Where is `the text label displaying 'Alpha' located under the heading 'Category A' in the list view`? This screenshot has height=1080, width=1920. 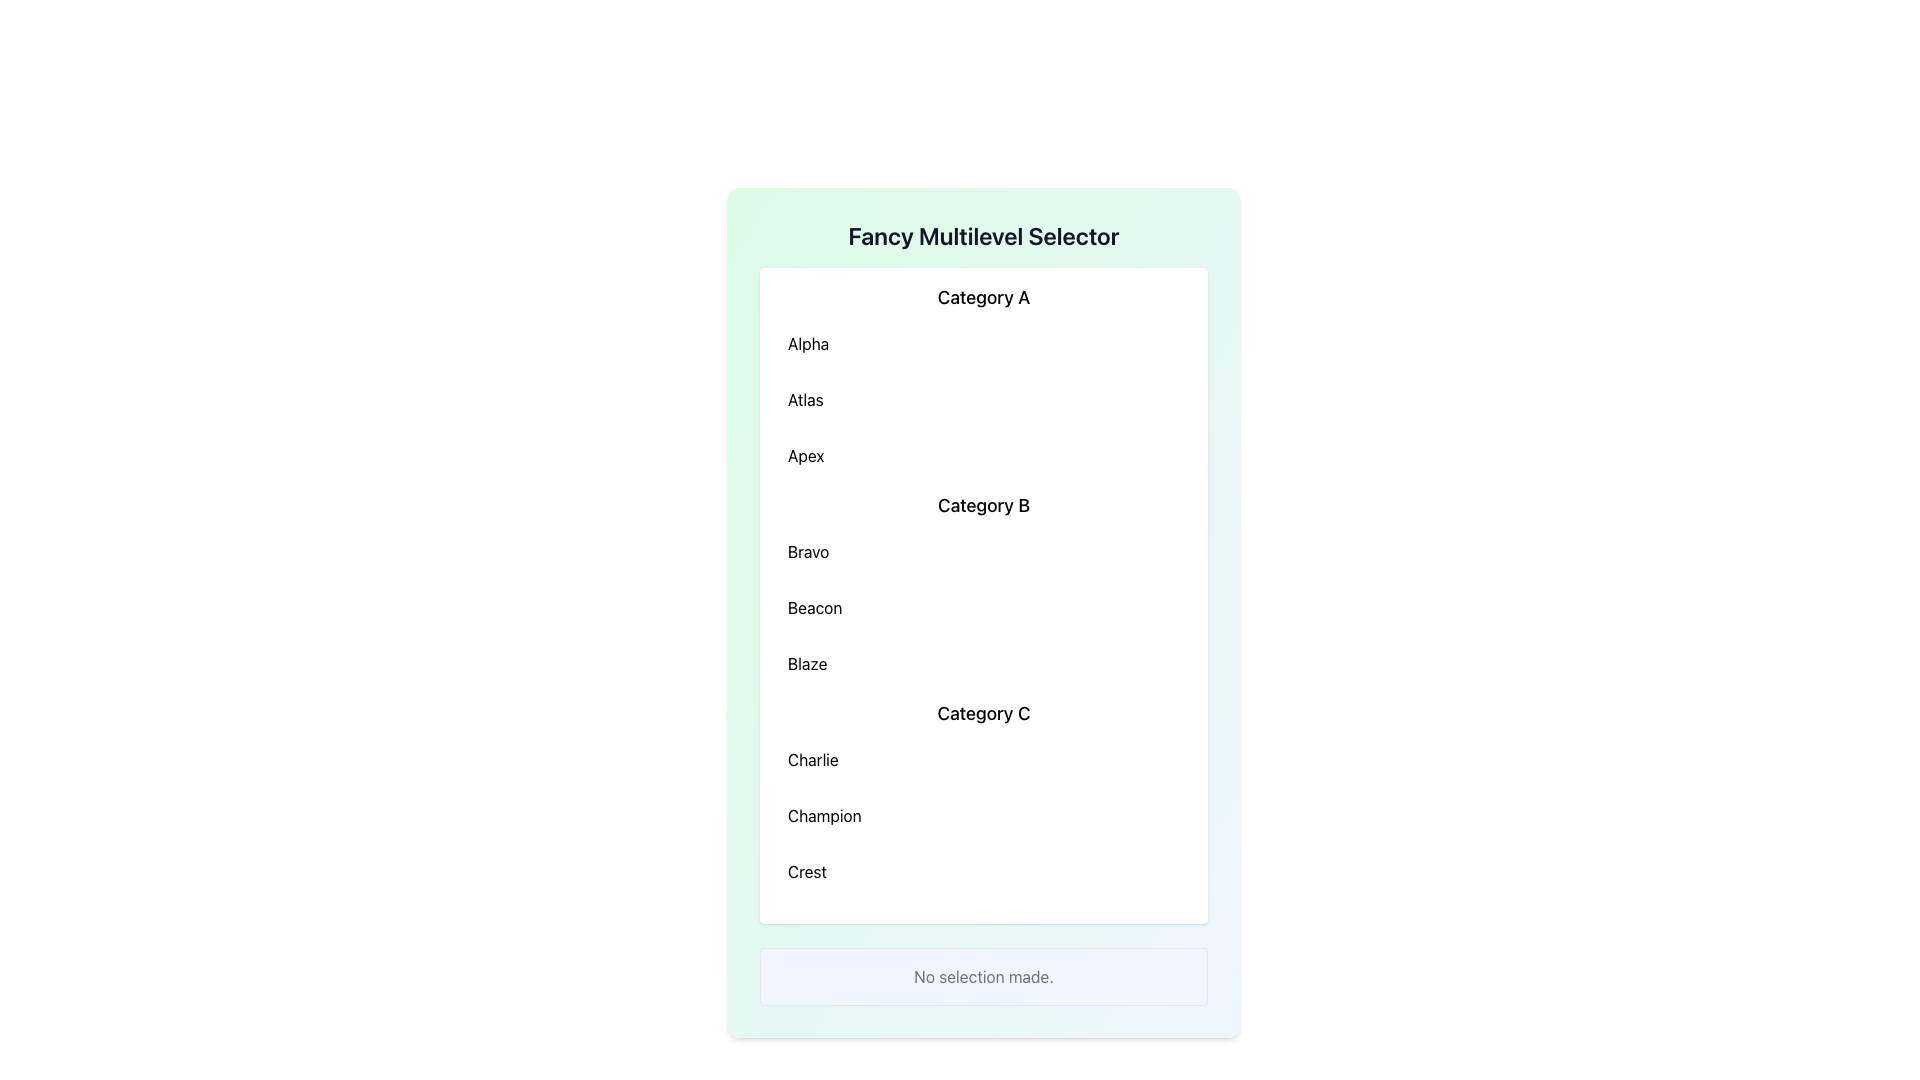 the text label displaying 'Alpha' located under the heading 'Category A' in the list view is located at coordinates (808, 342).